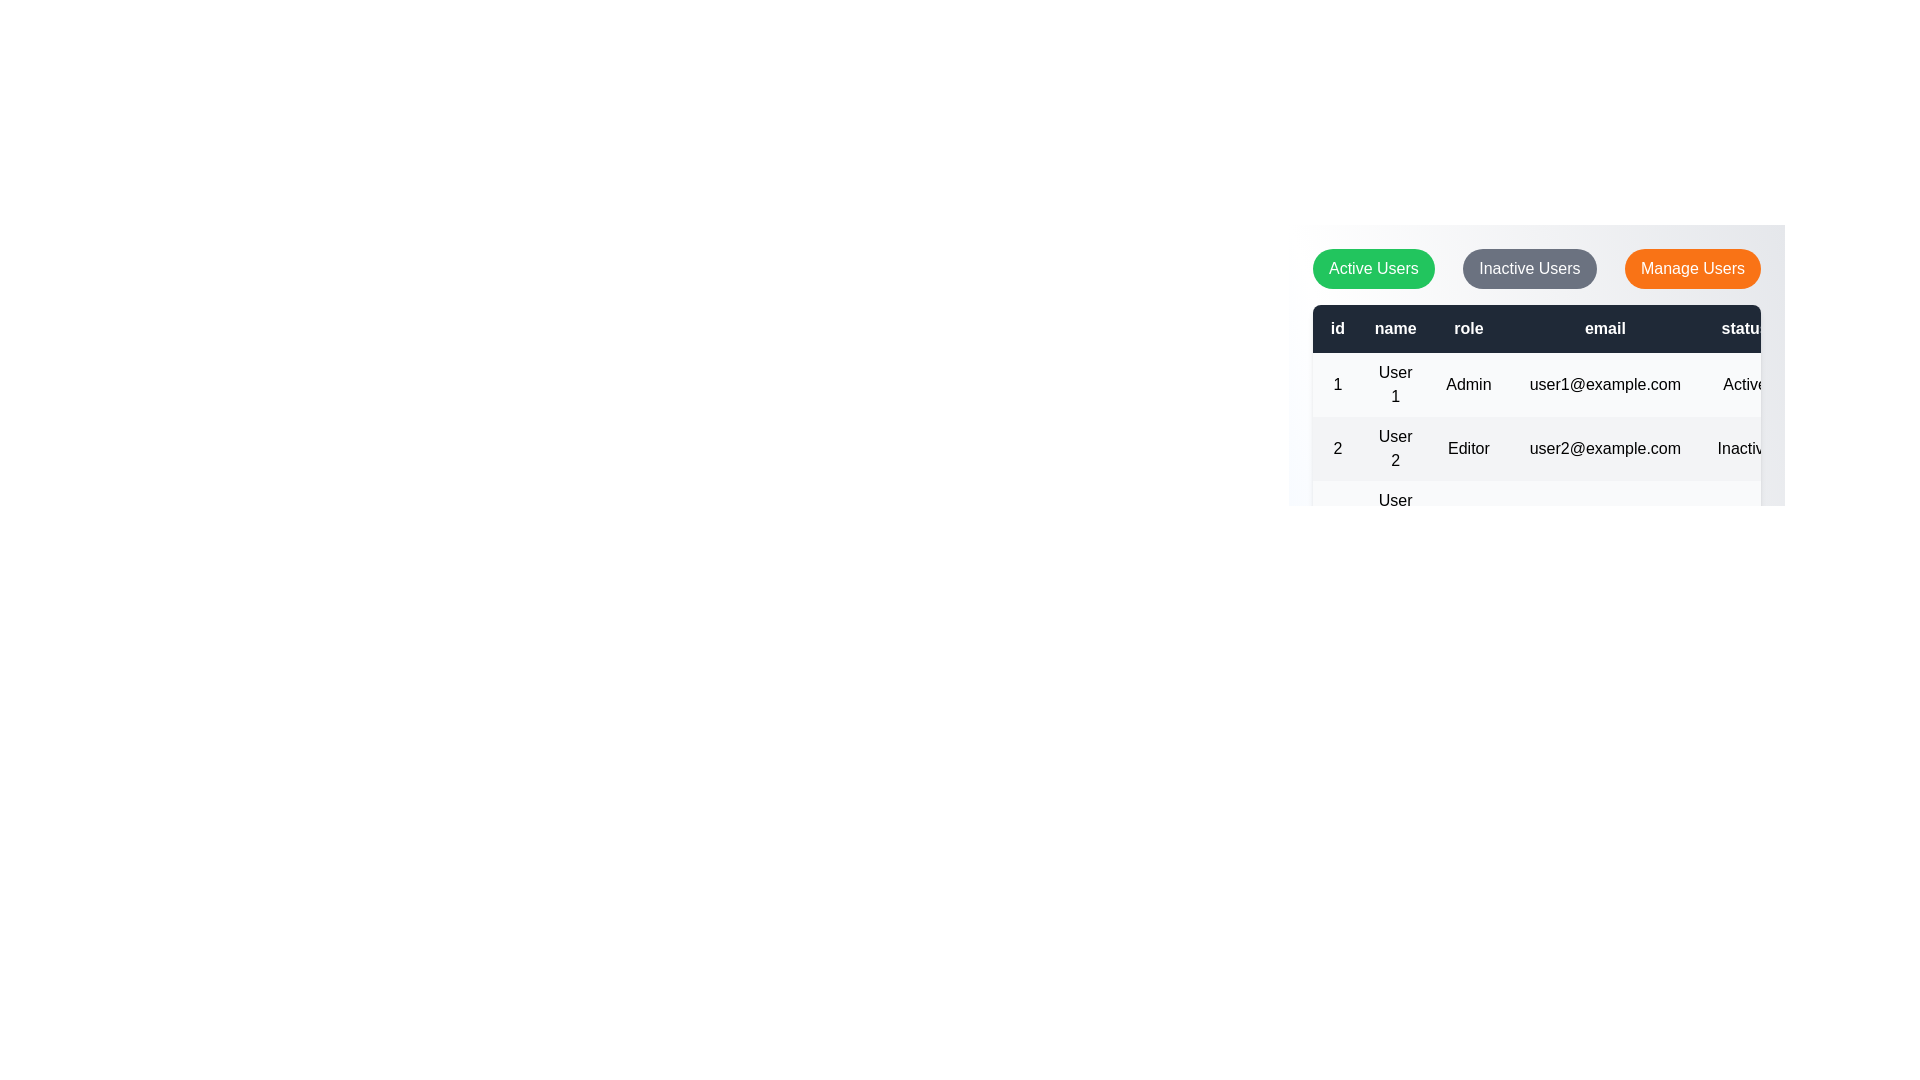 The image size is (1920, 1080). I want to click on the table header email to inspect its data, so click(1605, 327).